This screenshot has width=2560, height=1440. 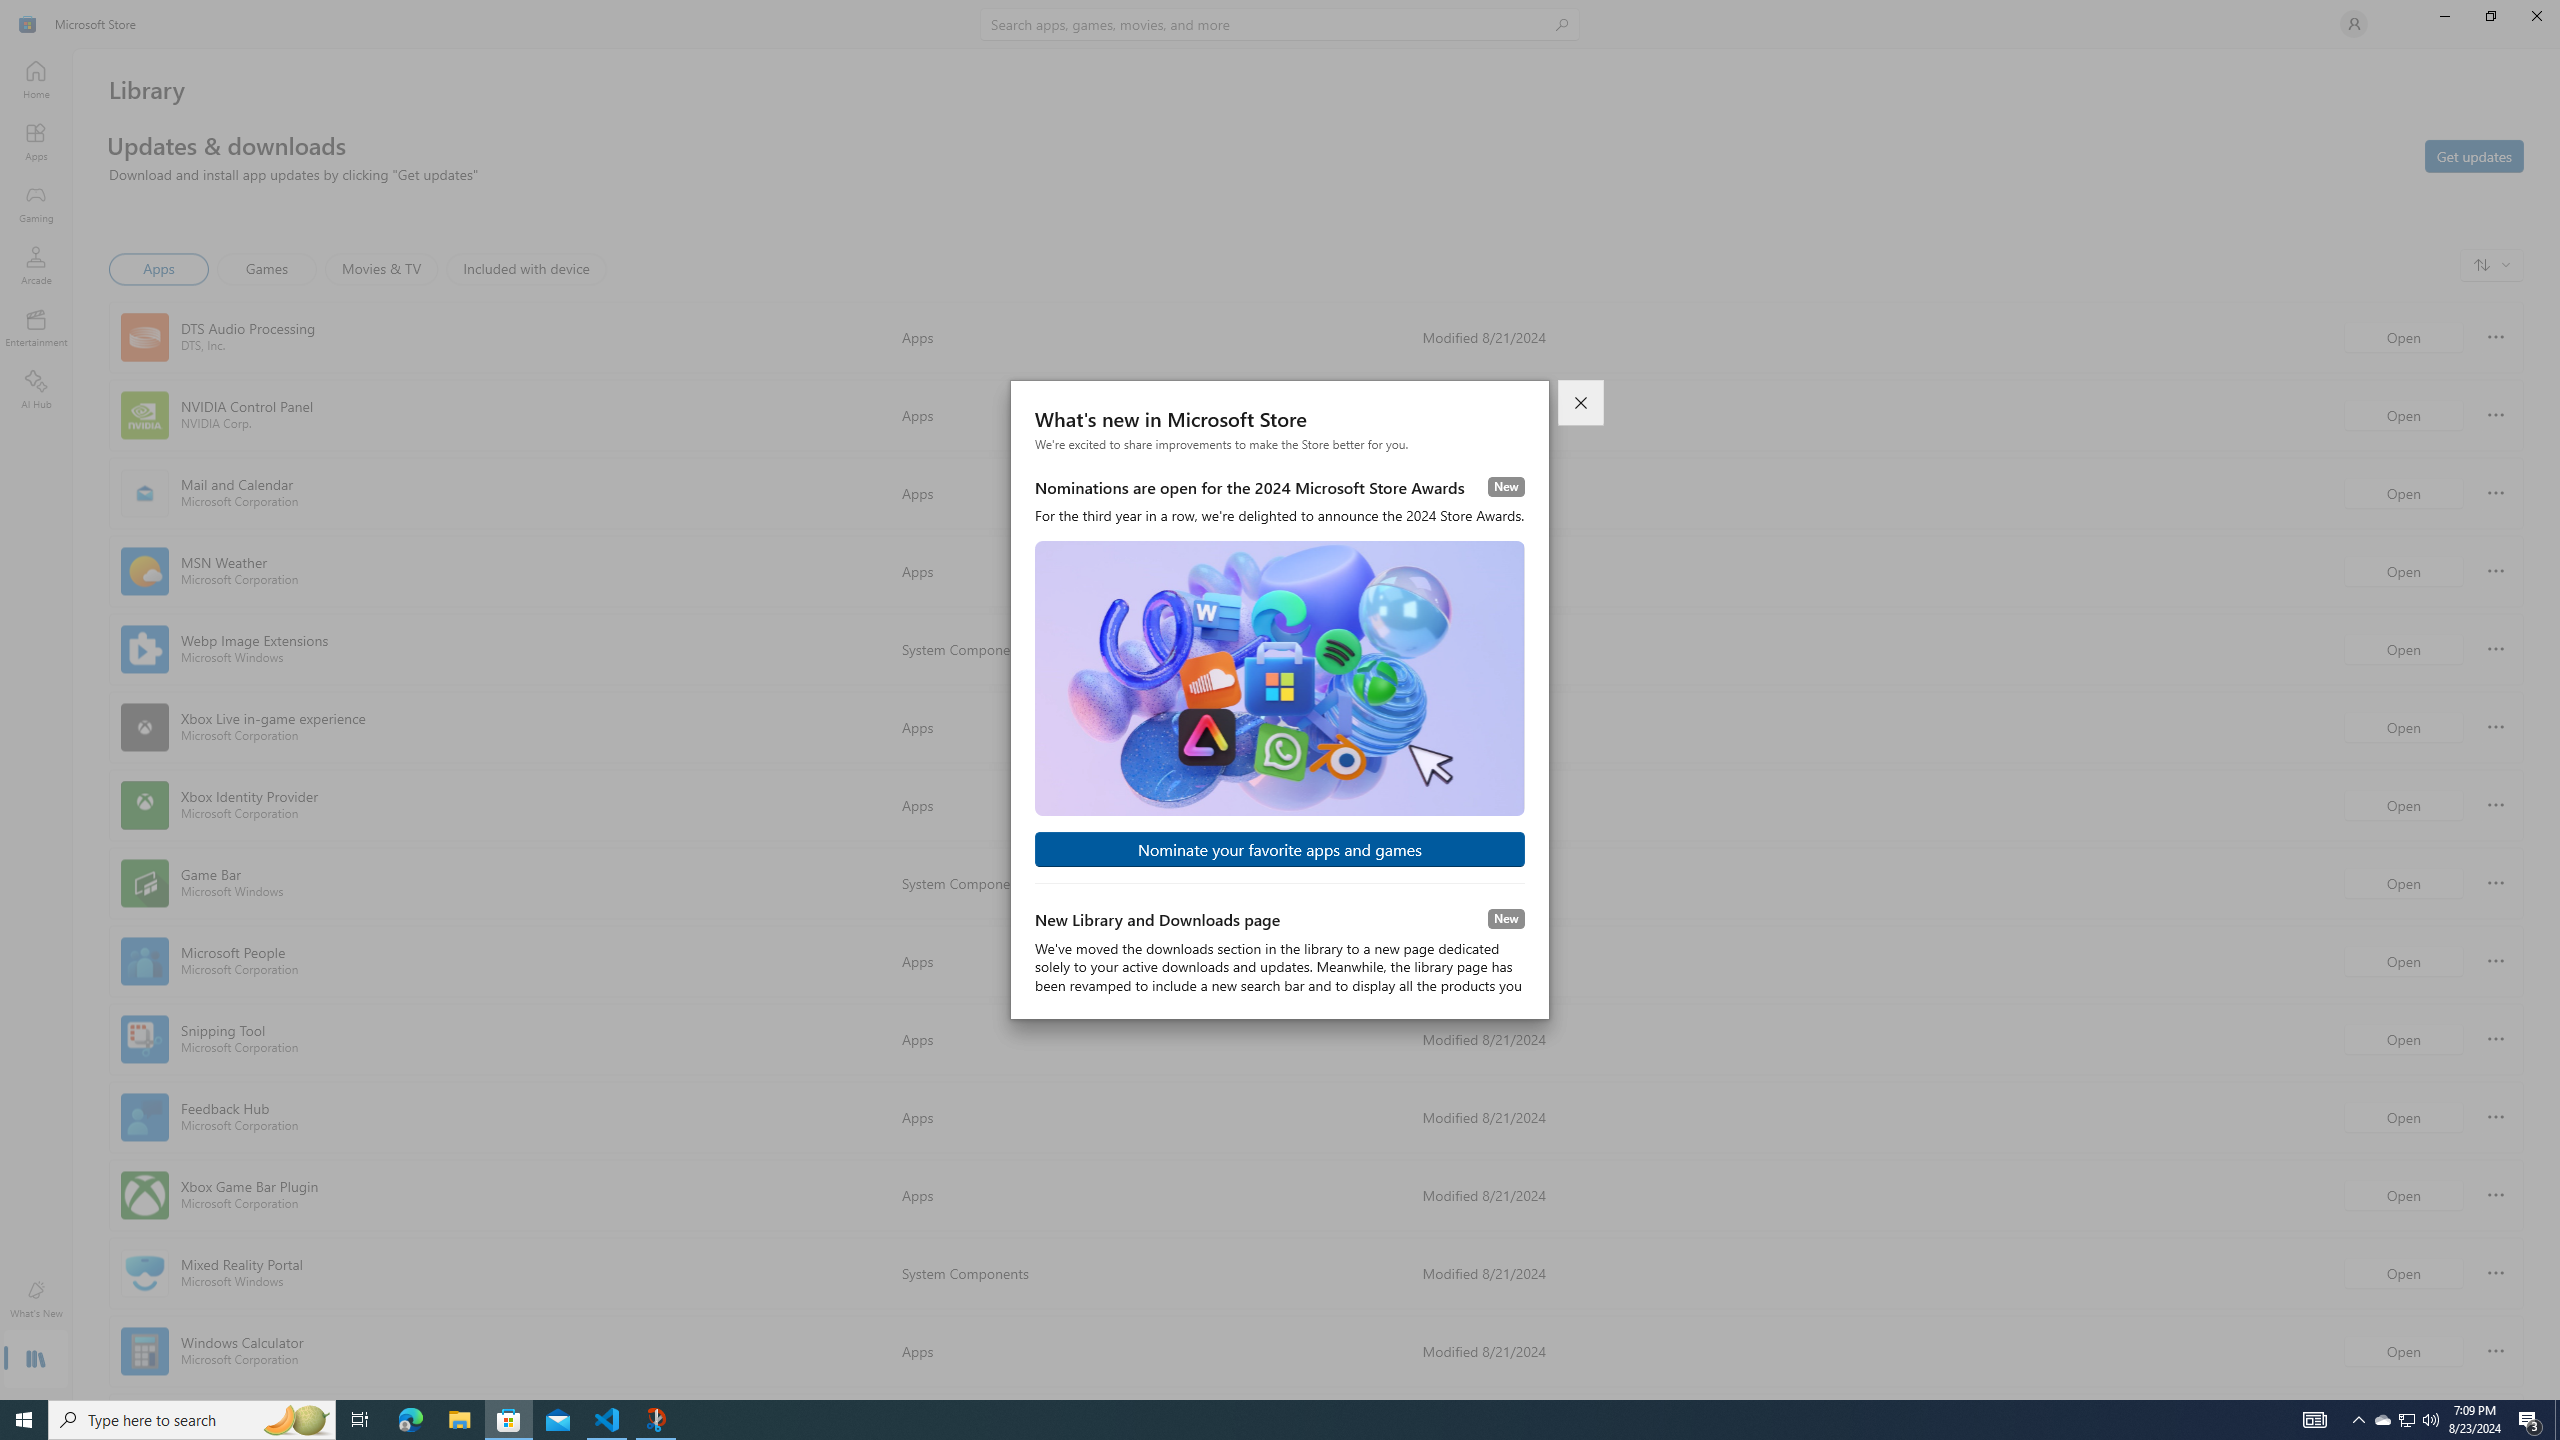 What do you see at coordinates (34, 388) in the screenshot?
I see `'AI Hub'` at bounding box center [34, 388].